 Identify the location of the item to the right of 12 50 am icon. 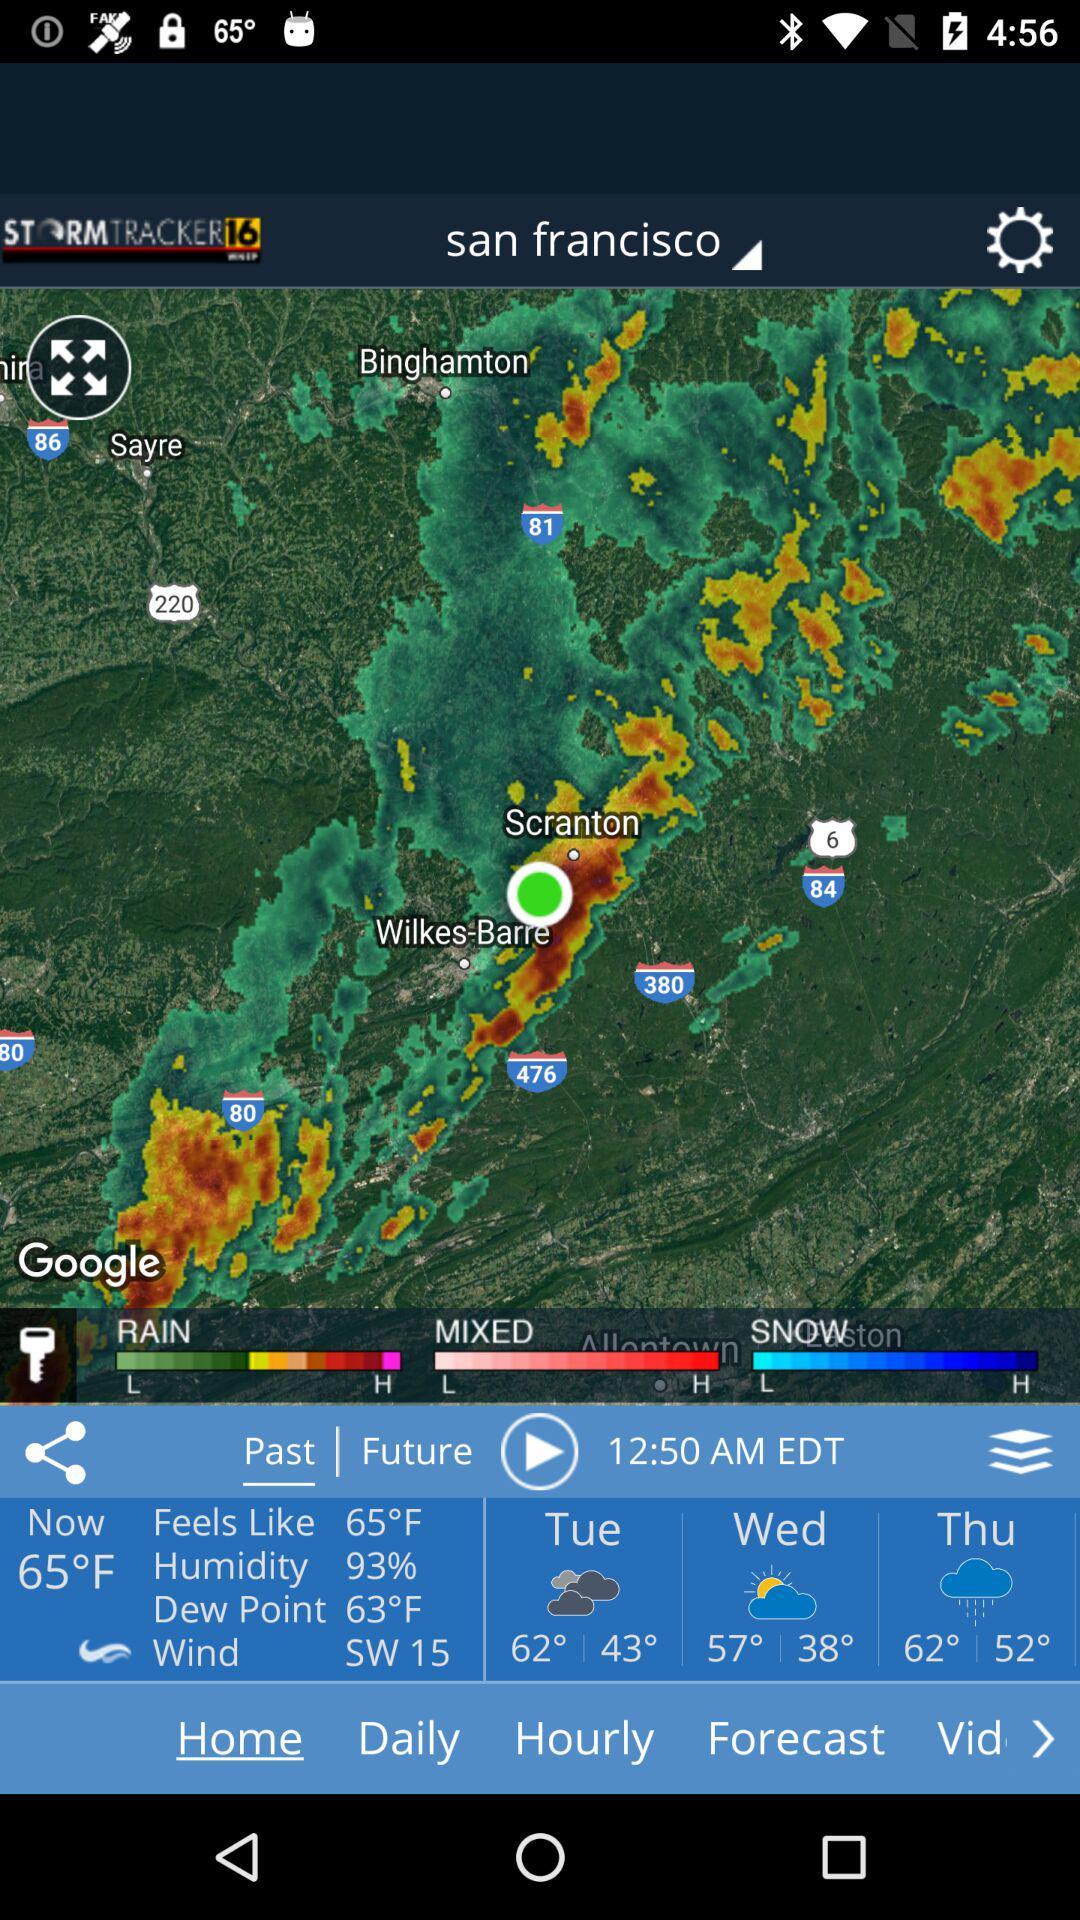
(1020, 1451).